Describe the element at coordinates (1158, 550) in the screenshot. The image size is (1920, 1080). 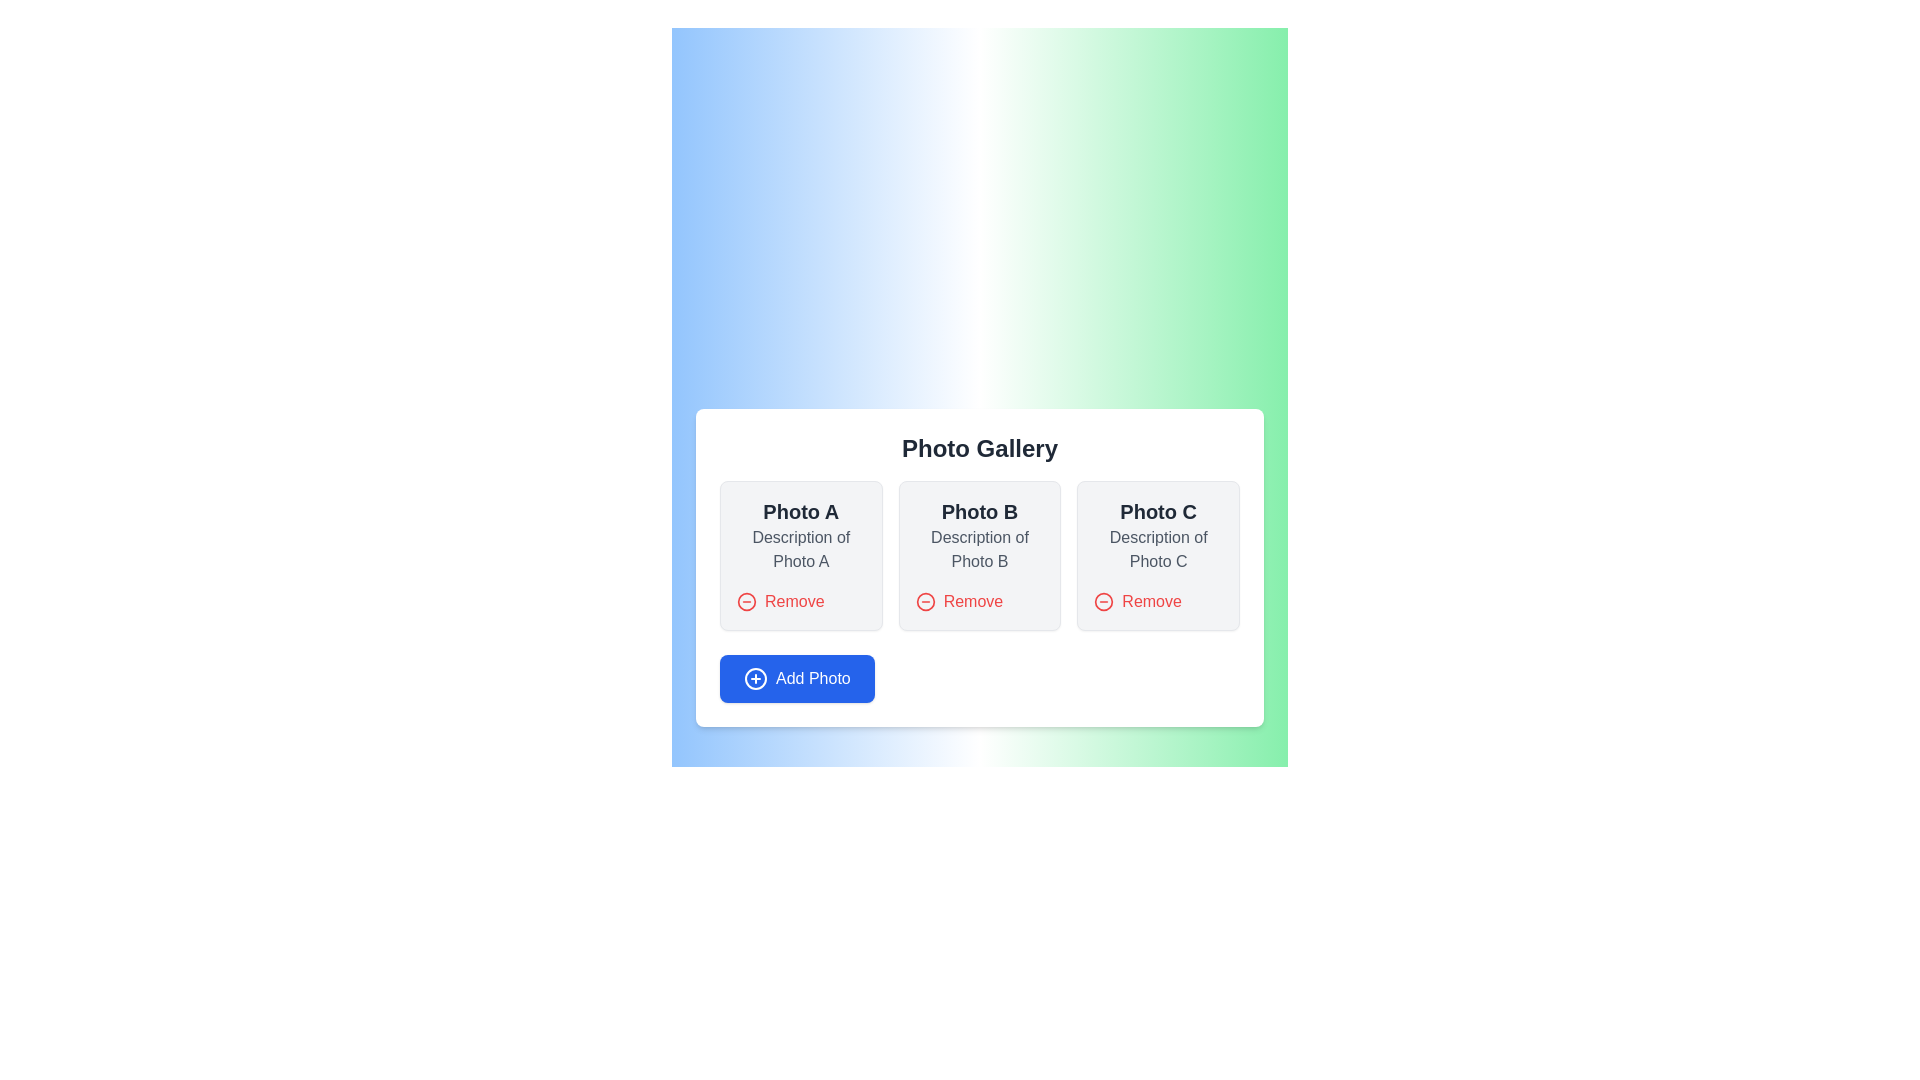
I see `the Text label providing a description for 'Photo C', which is located in the third column below the title and above the 'Remove' button` at that location.